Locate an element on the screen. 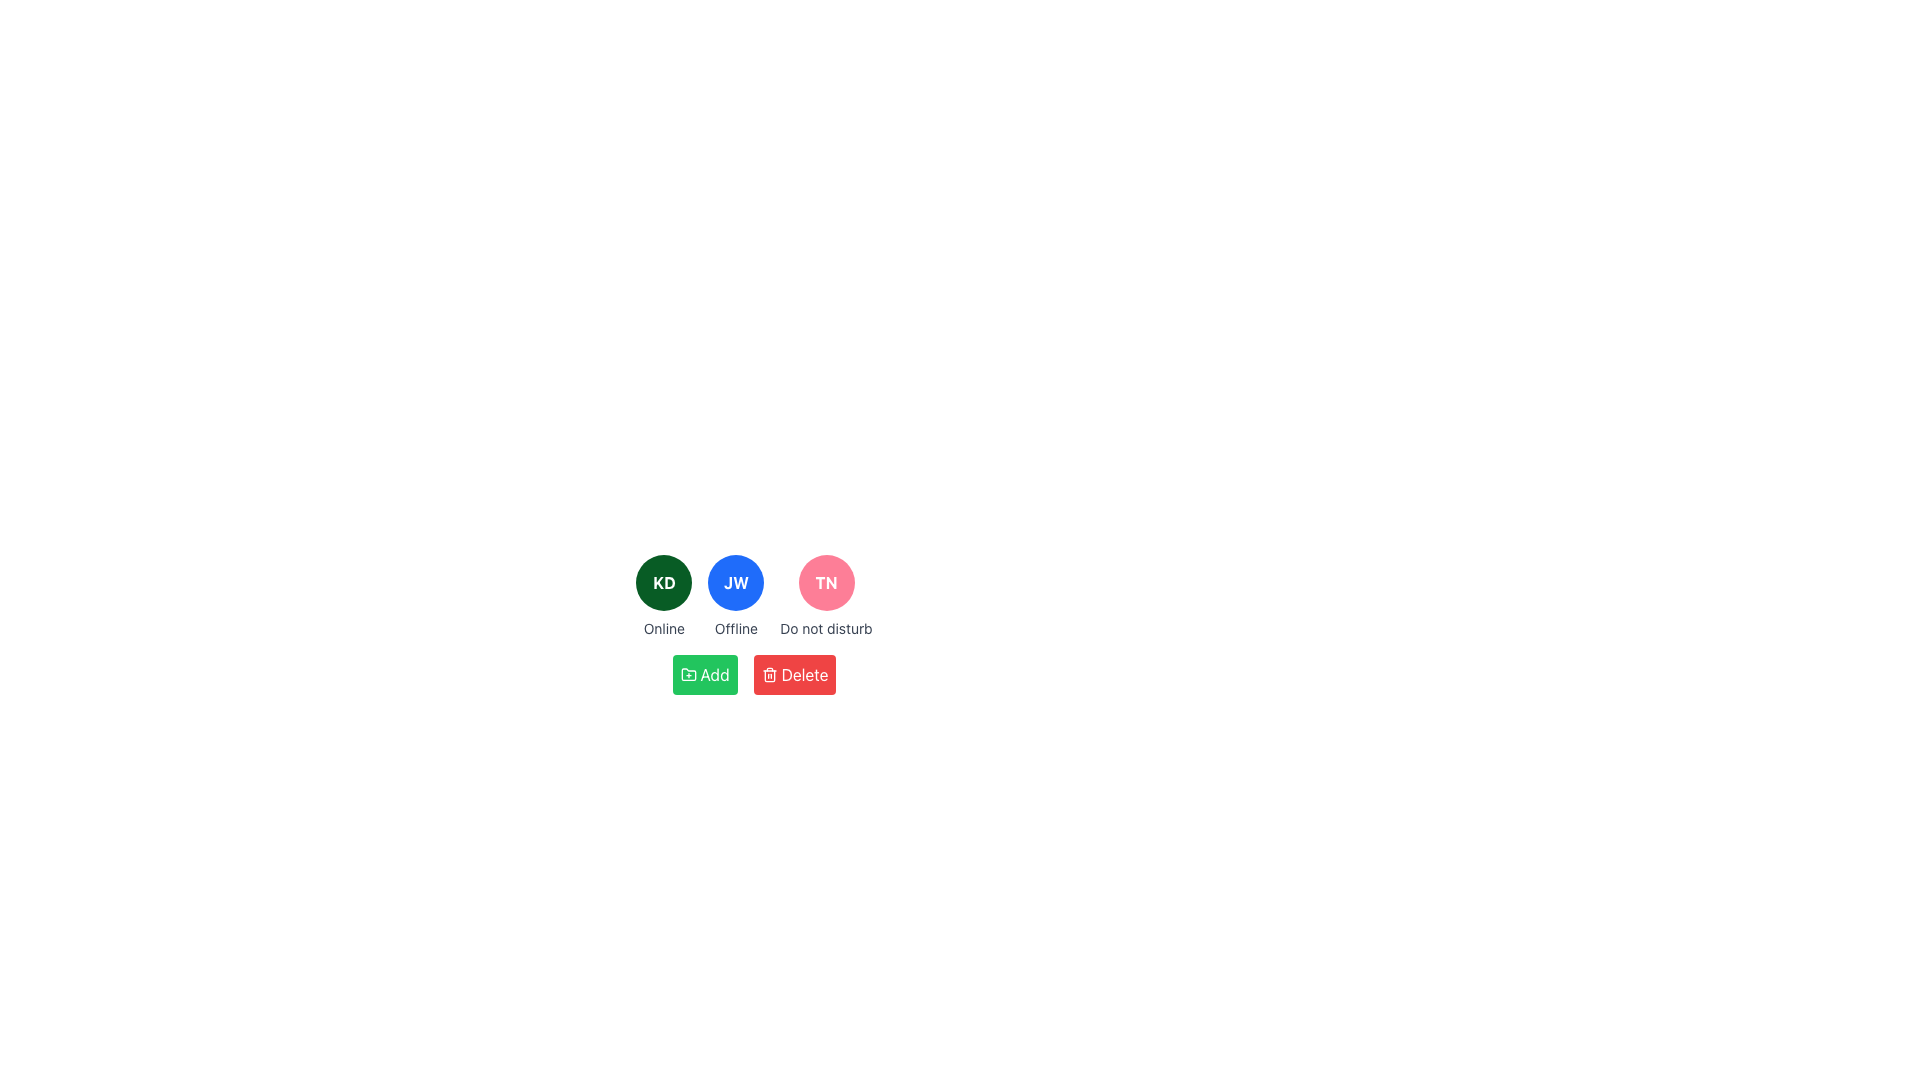 The image size is (1920, 1080). the blue circular badge with white initials 'JW' and the text 'Offline' displayed below it, which is the second item in a row of three badges is located at coordinates (735, 596).